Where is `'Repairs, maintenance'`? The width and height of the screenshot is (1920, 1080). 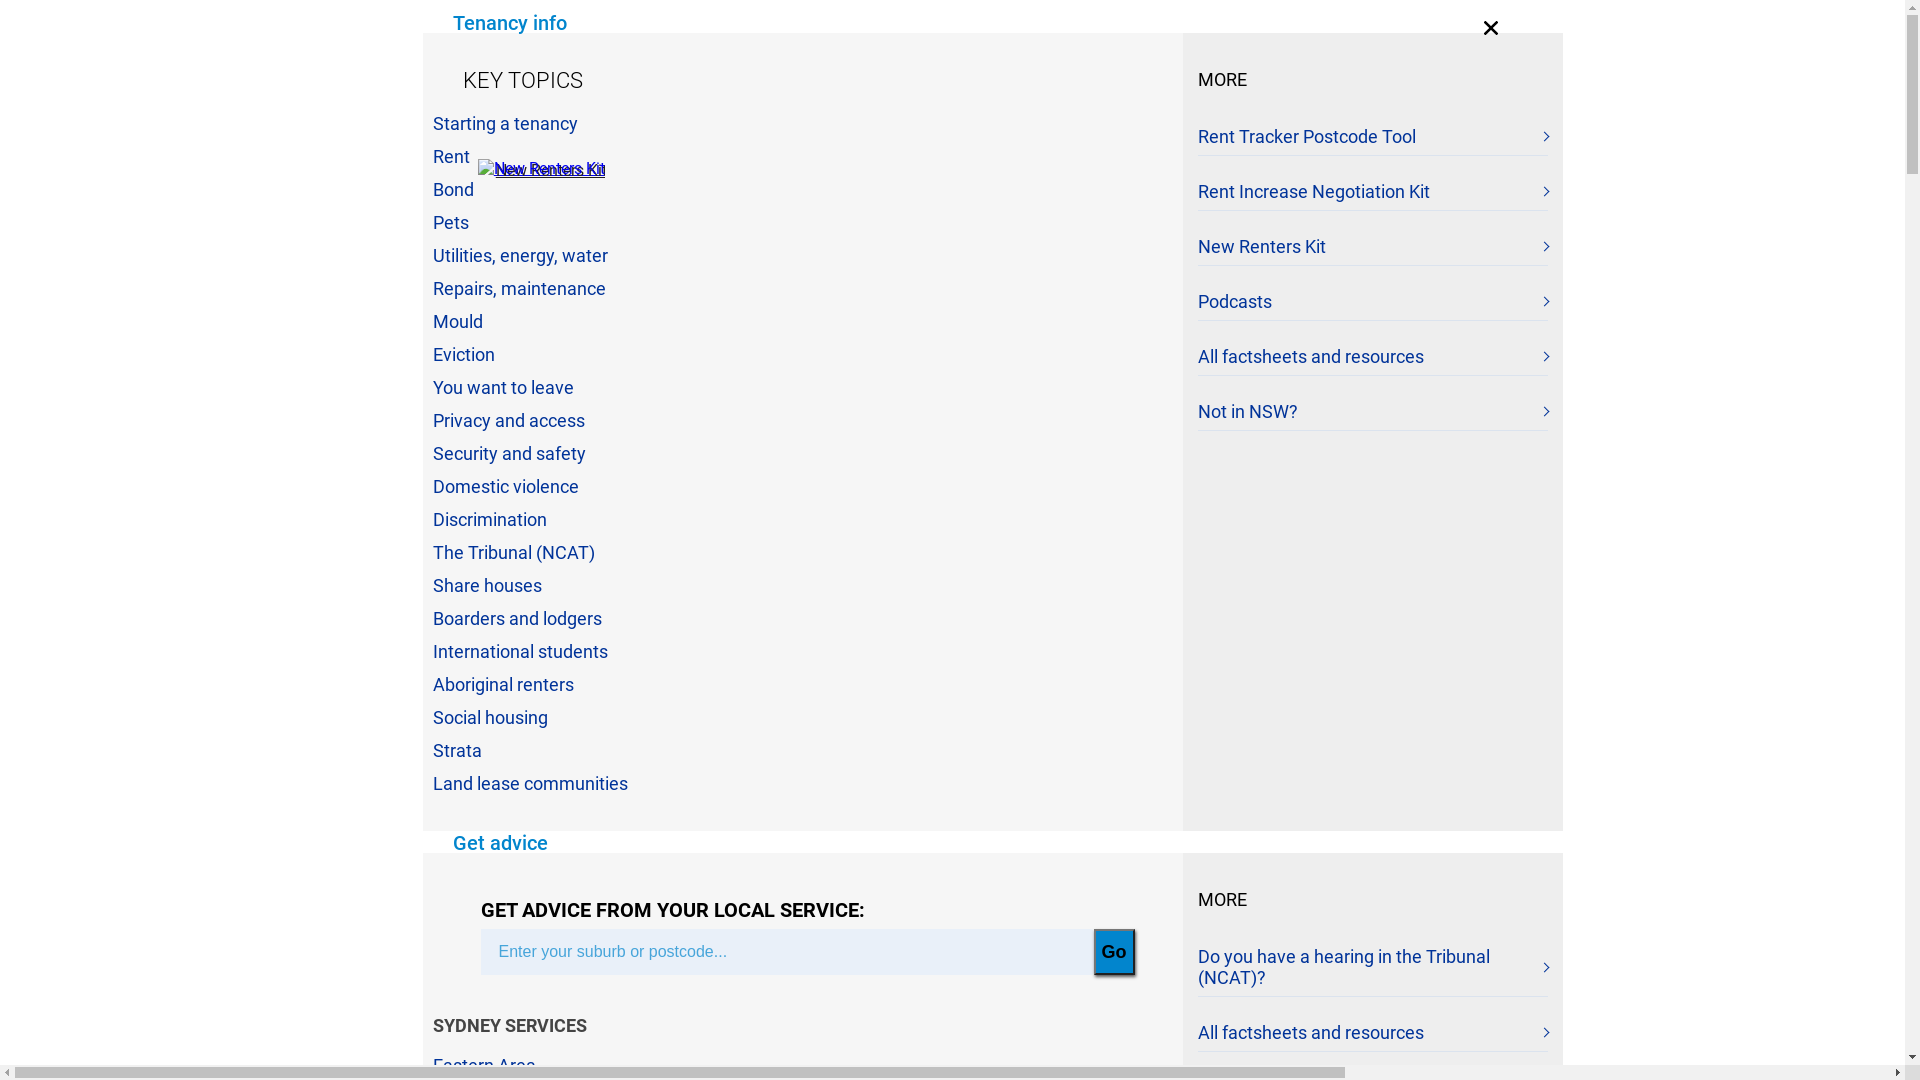
'Repairs, maintenance' is located at coordinates (518, 288).